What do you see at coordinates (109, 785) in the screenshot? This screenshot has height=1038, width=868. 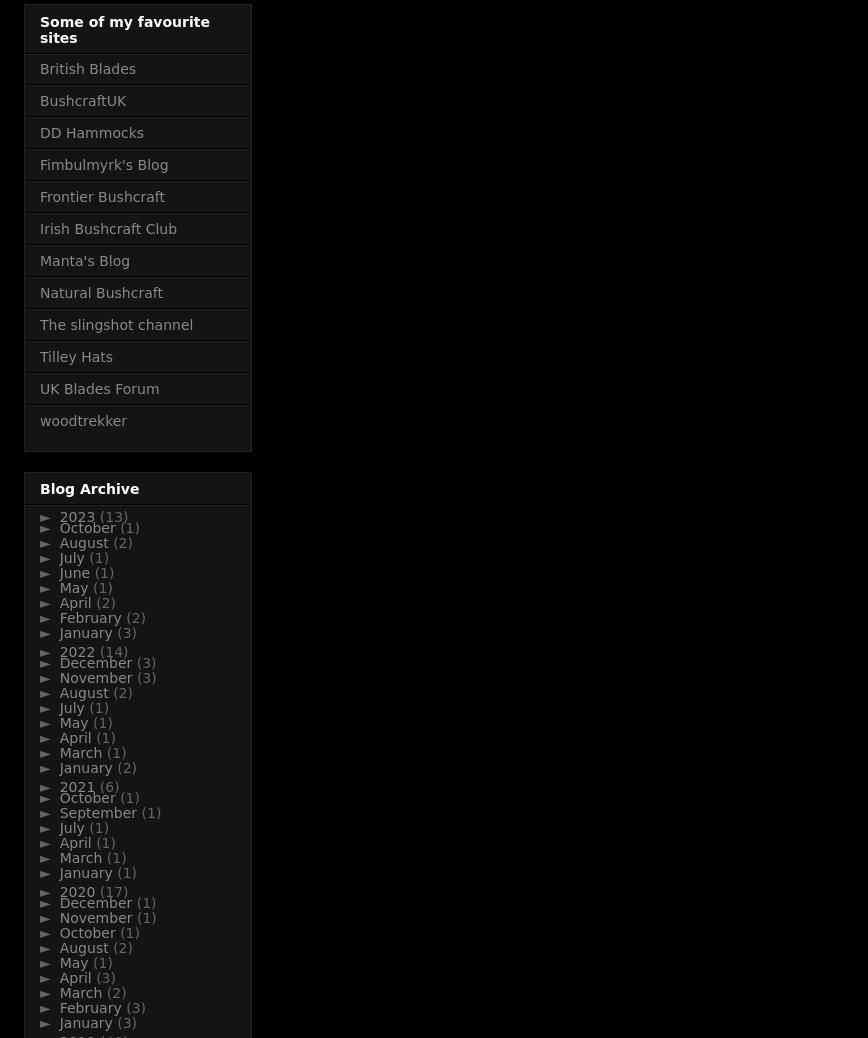 I see `'(6)'` at bounding box center [109, 785].